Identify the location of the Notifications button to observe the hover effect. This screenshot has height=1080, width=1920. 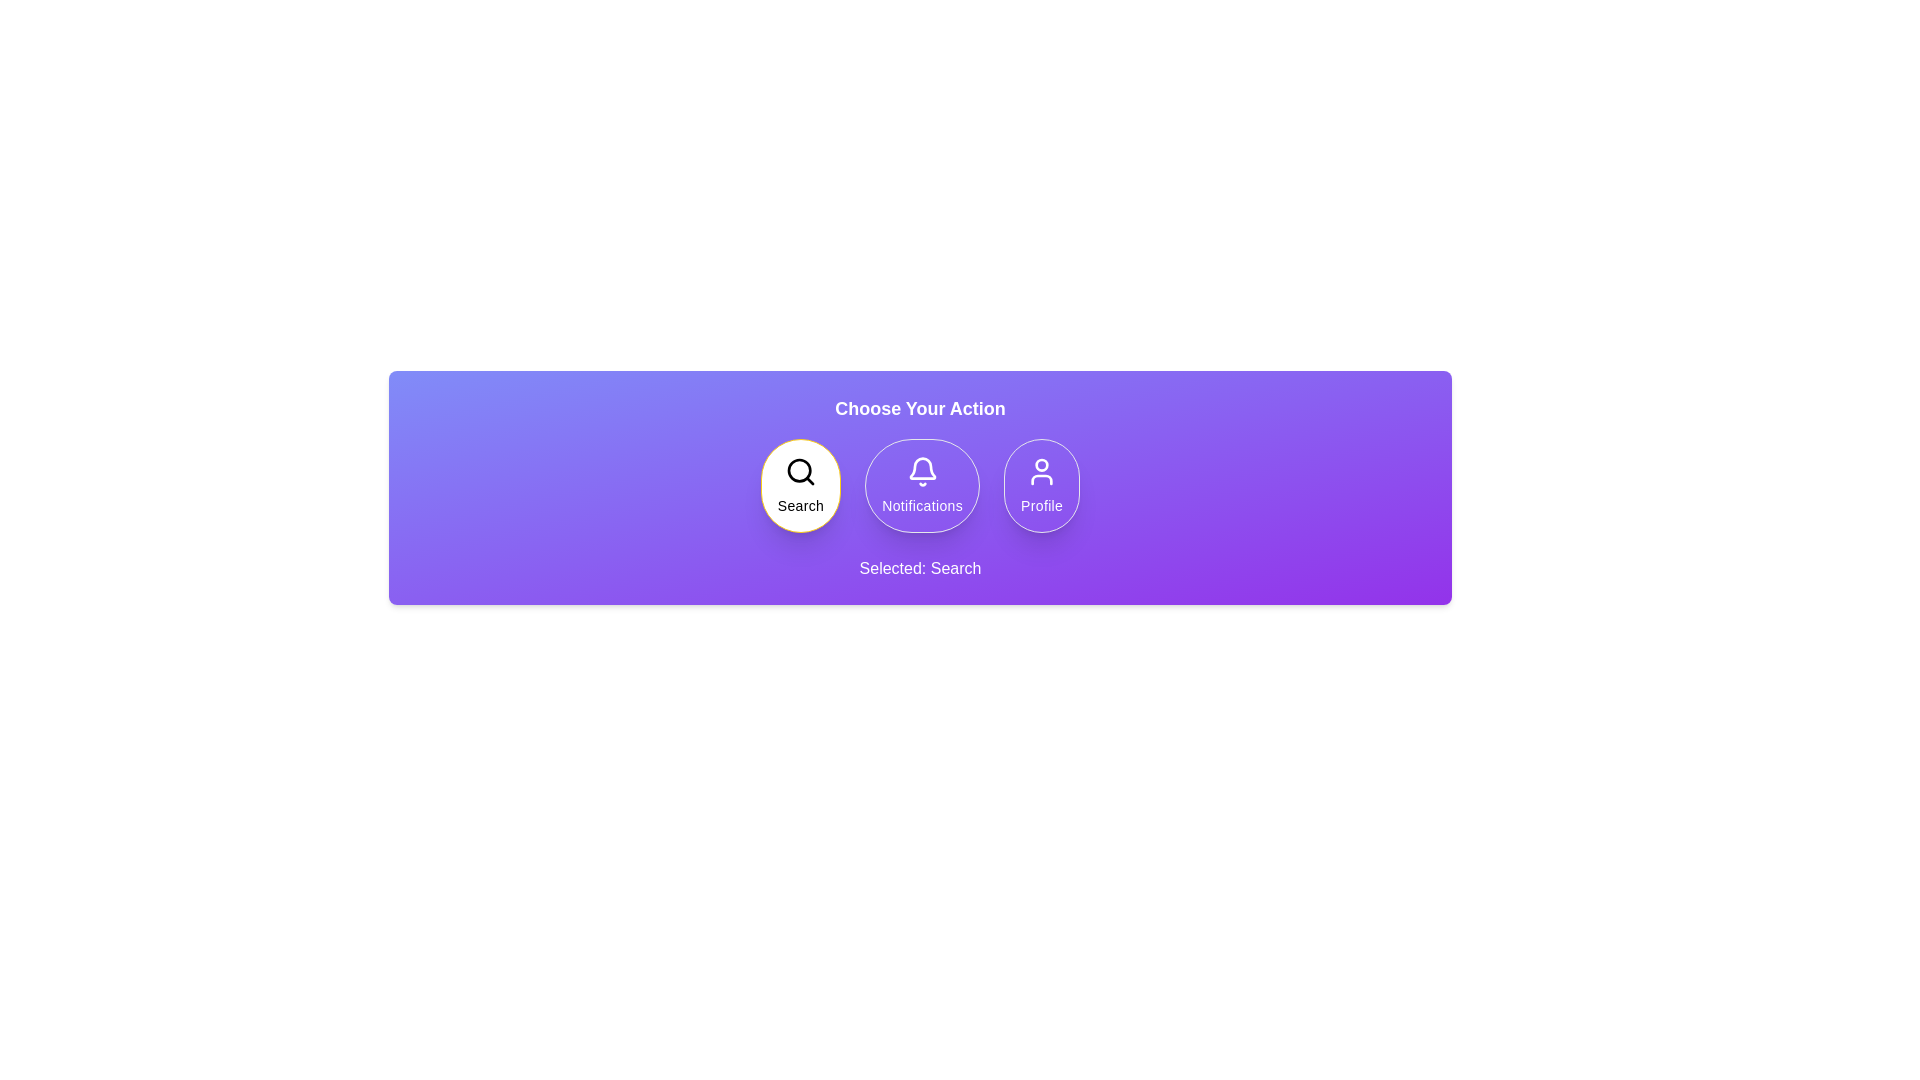
(920, 486).